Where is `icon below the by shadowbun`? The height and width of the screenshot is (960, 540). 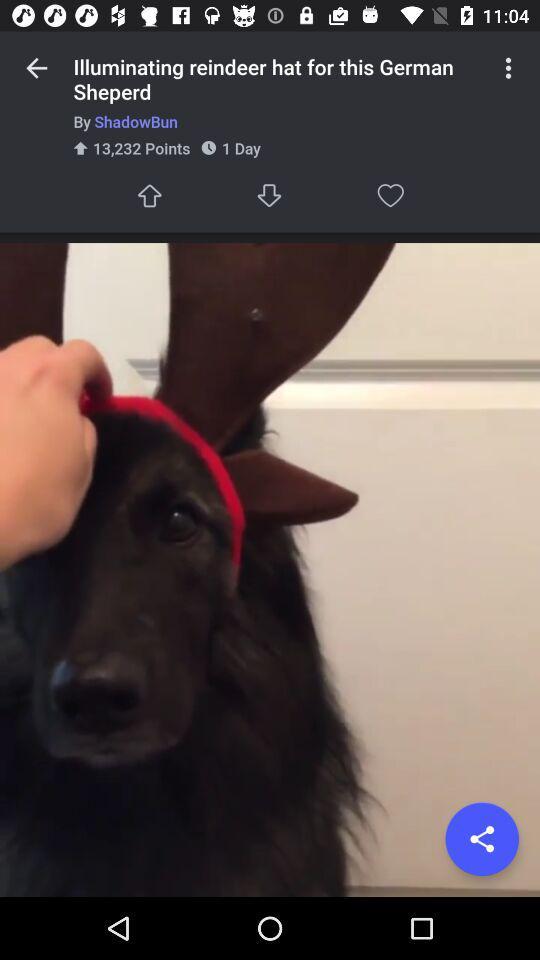 icon below the by shadowbun is located at coordinates (390, 195).